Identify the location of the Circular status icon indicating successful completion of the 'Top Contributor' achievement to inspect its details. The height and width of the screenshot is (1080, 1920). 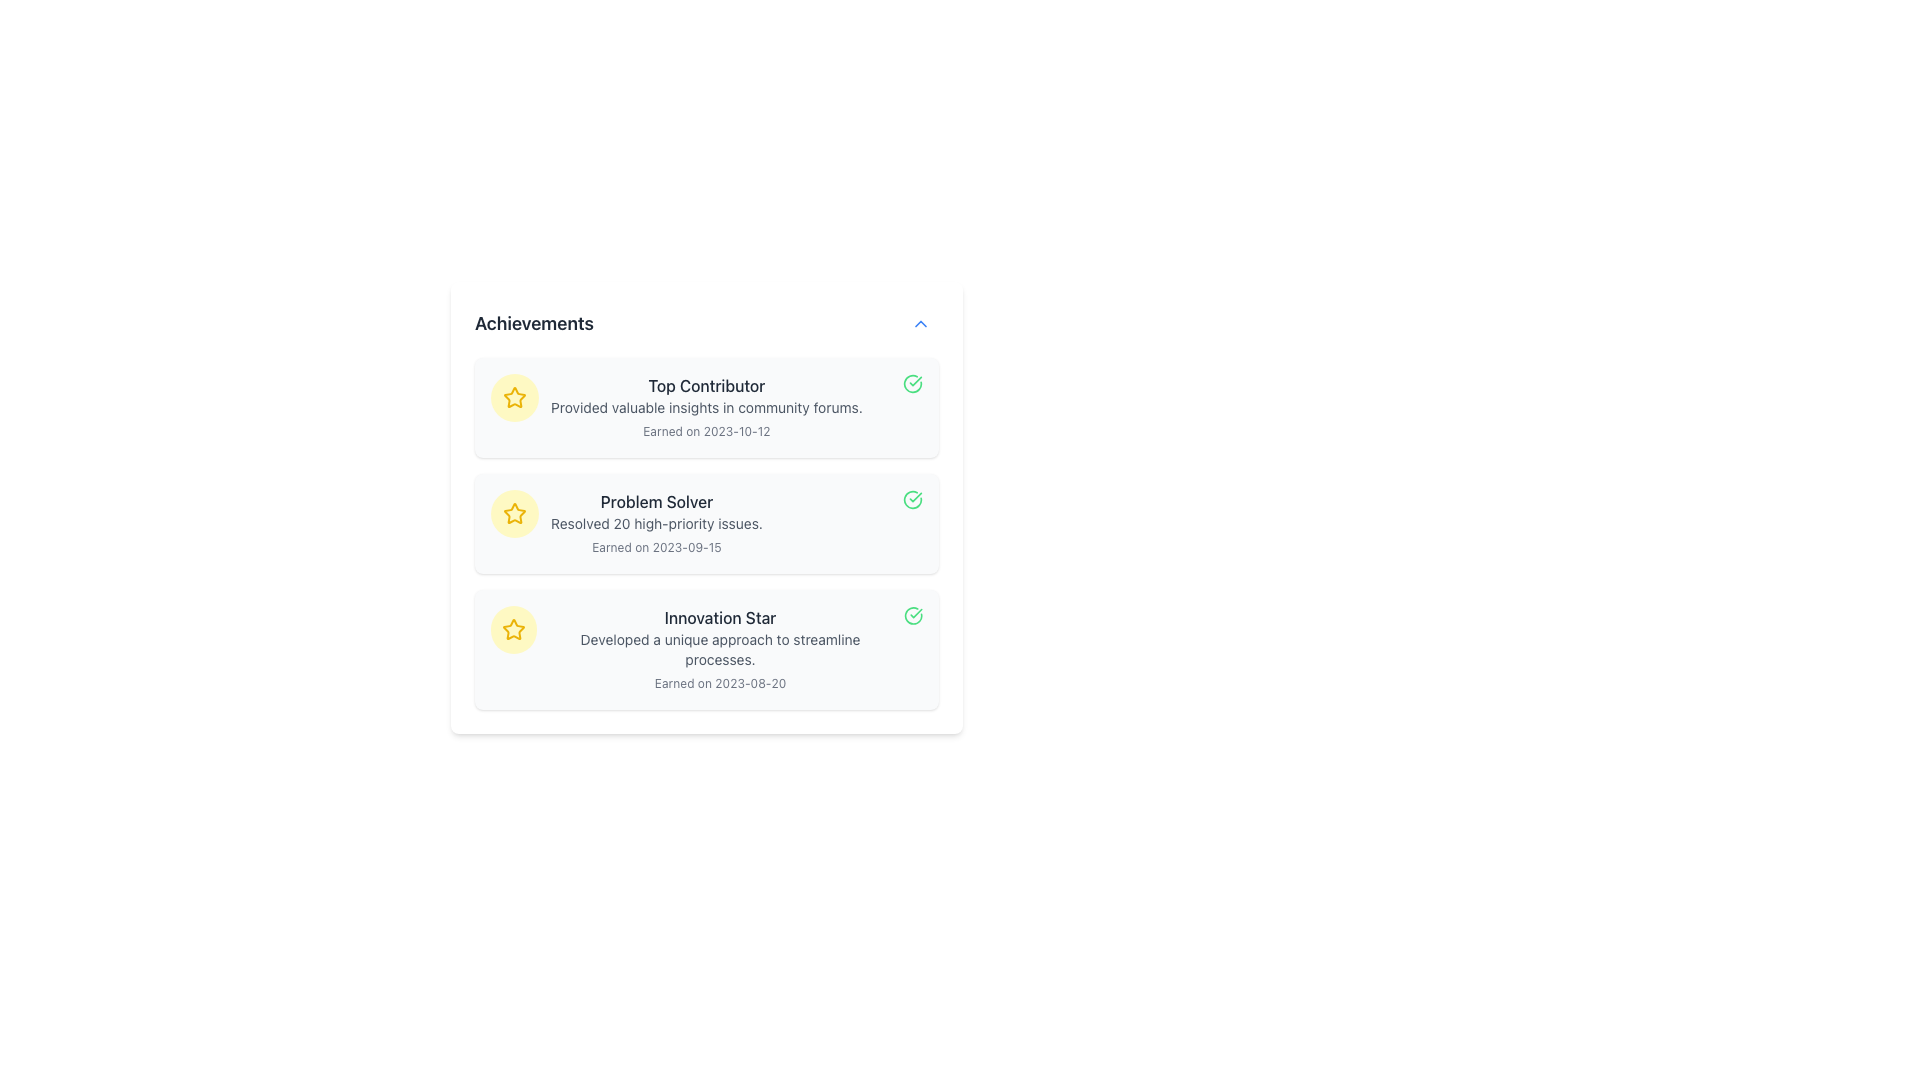
(911, 384).